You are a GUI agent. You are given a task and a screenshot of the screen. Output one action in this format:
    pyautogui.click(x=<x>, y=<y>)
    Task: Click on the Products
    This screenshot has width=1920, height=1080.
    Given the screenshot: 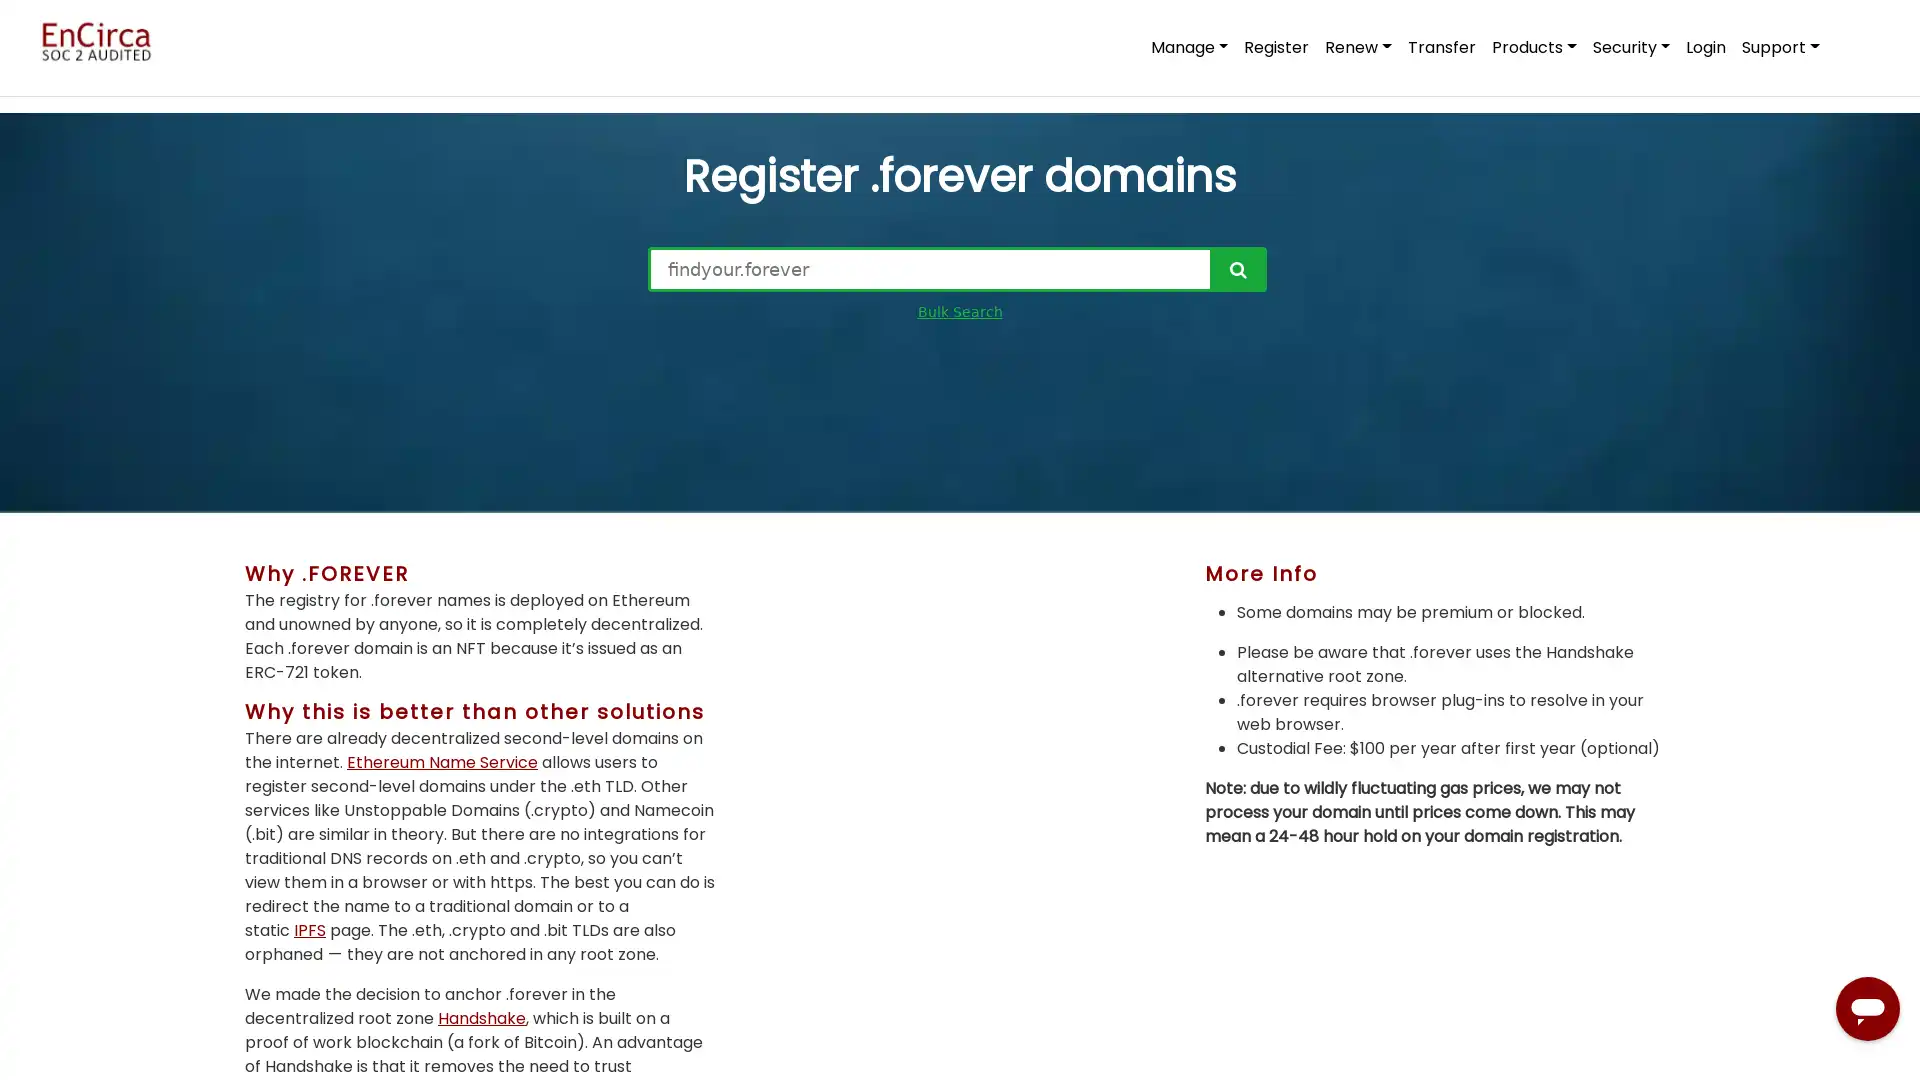 What is the action you would take?
    pyautogui.click(x=1532, y=46)
    